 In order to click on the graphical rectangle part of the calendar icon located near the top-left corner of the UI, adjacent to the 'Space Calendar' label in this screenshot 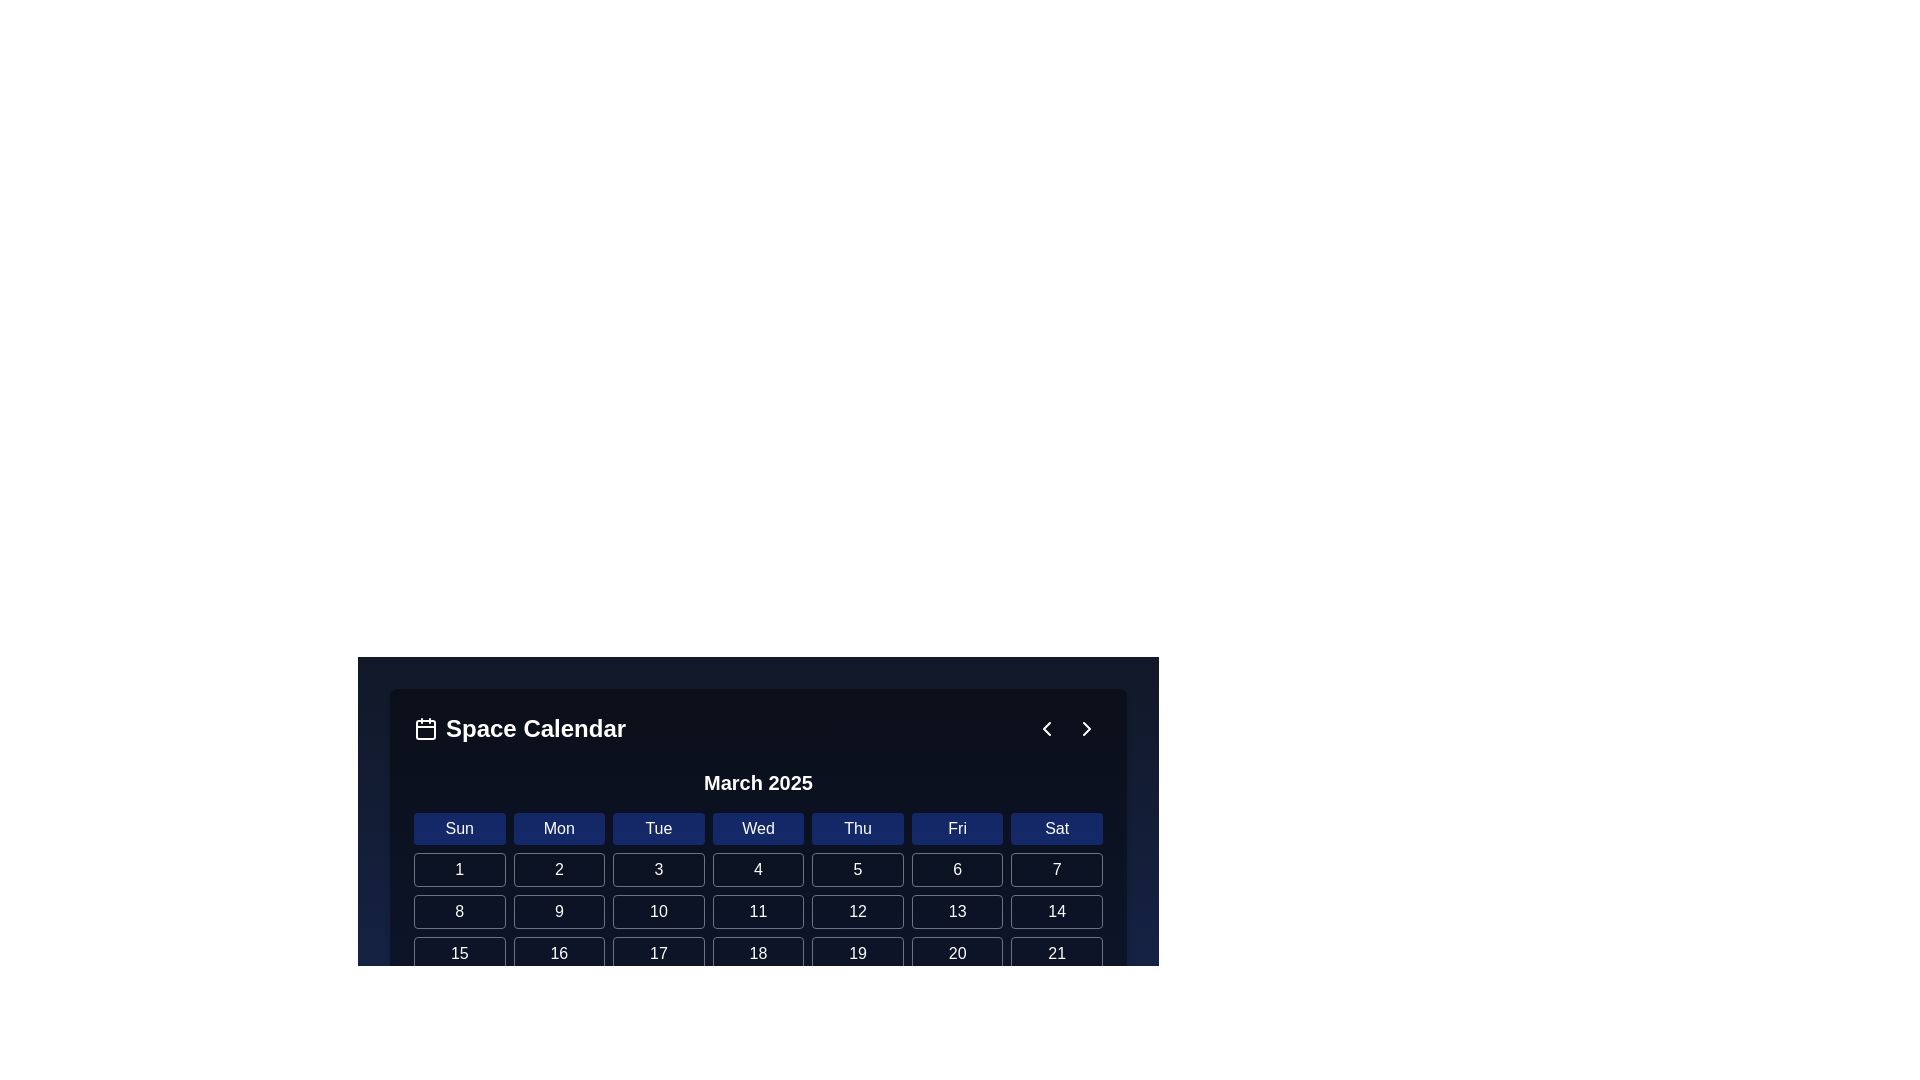, I will do `click(425, 729)`.